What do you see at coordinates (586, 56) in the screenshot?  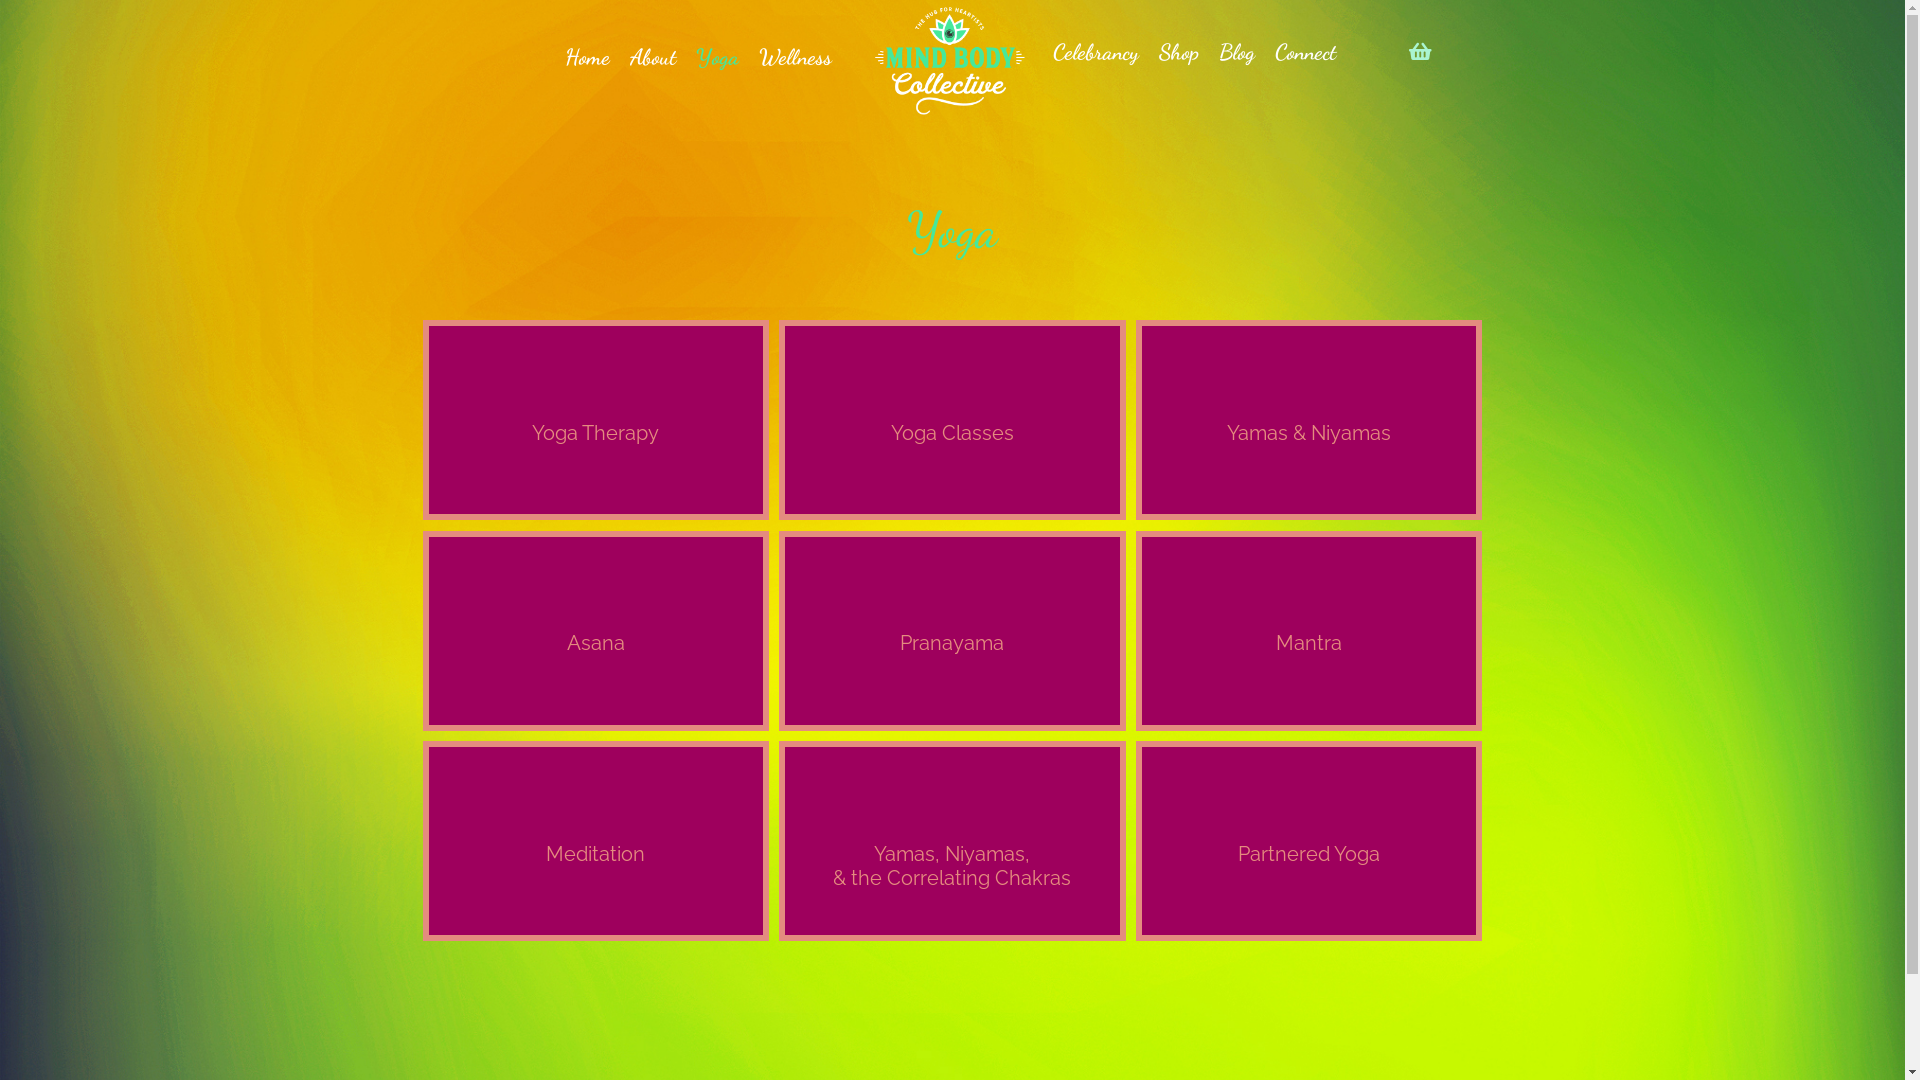 I see `'Home'` at bounding box center [586, 56].